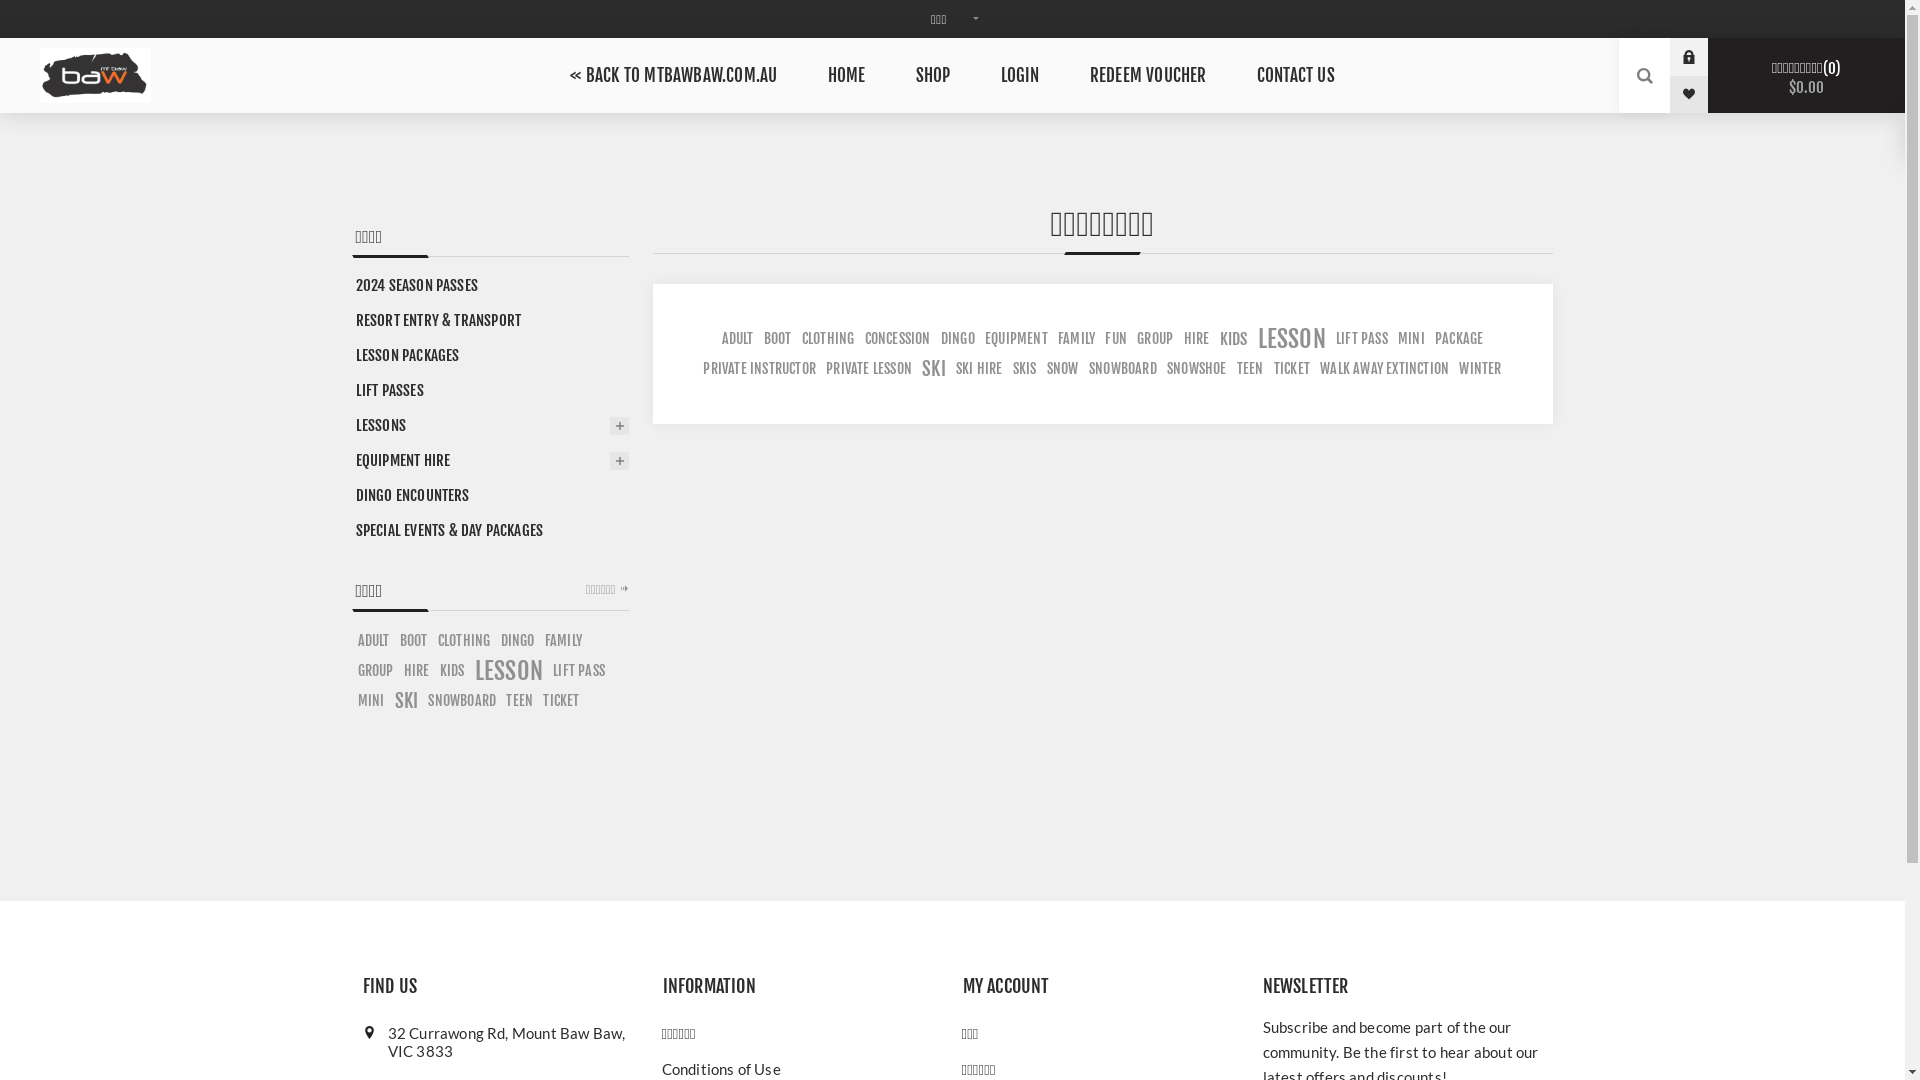 The height and width of the screenshot is (1080, 1920). Describe the element at coordinates (1025, 369) in the screenshot. I see `'SKIS'` at that location.